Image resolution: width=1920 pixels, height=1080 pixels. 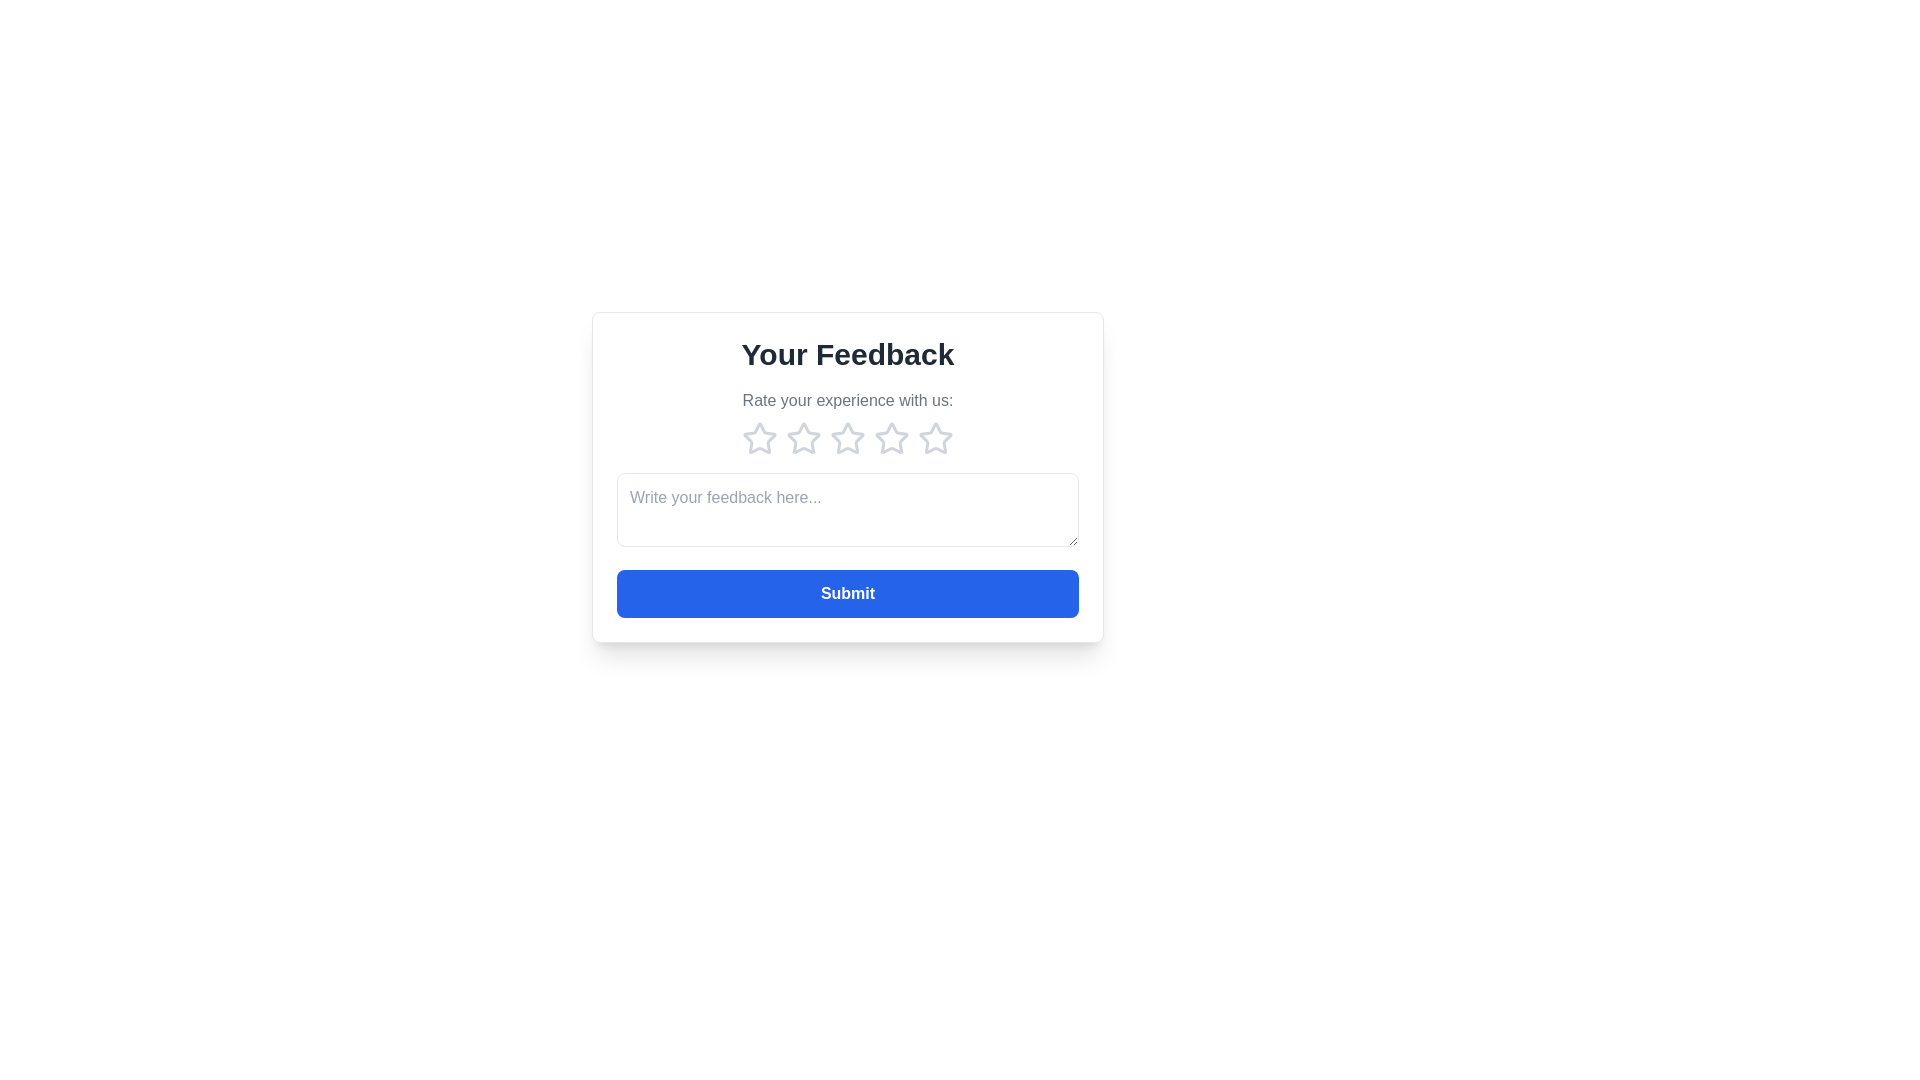 What do you see at coordinates (848, 438) in the screenshot?
I see `the star corresponding to 3 to set the rating` at bounding box center [848, 438].